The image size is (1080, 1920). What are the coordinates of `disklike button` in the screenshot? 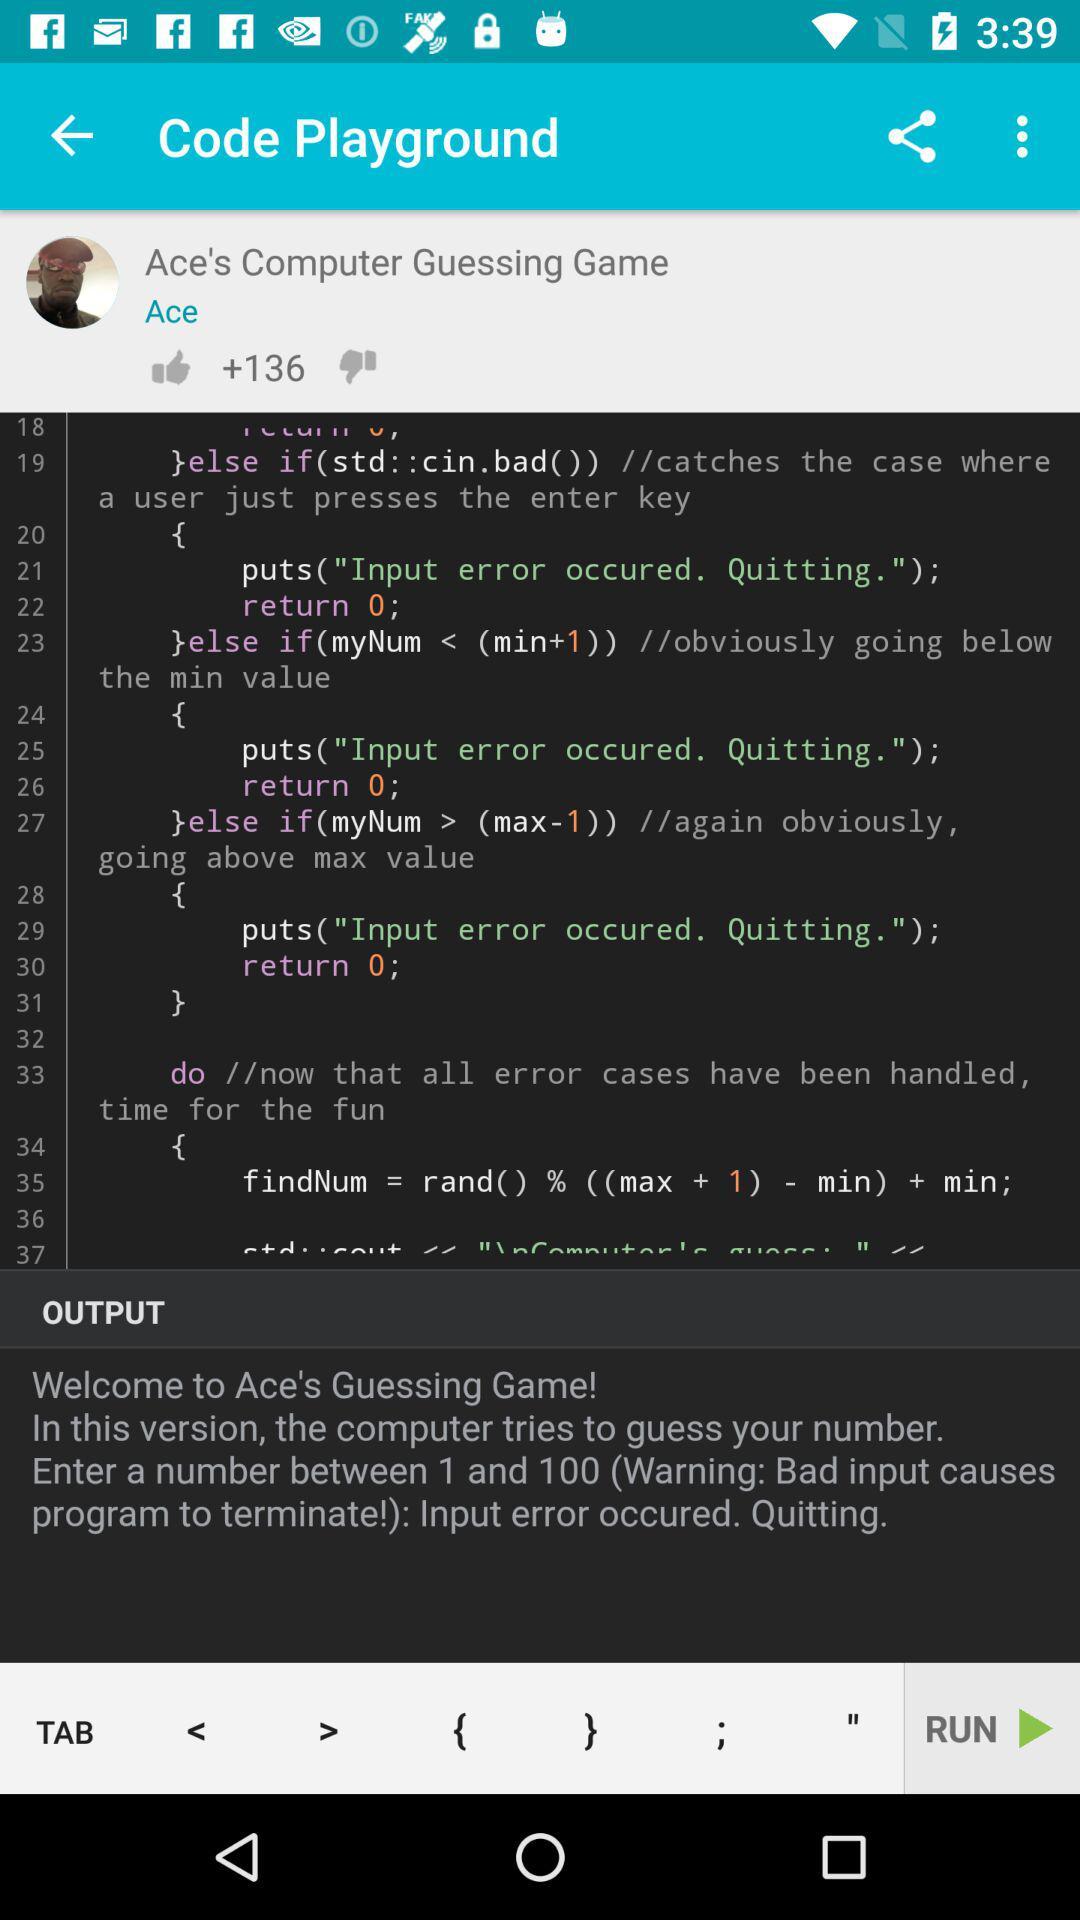 It's located at (356, 366).